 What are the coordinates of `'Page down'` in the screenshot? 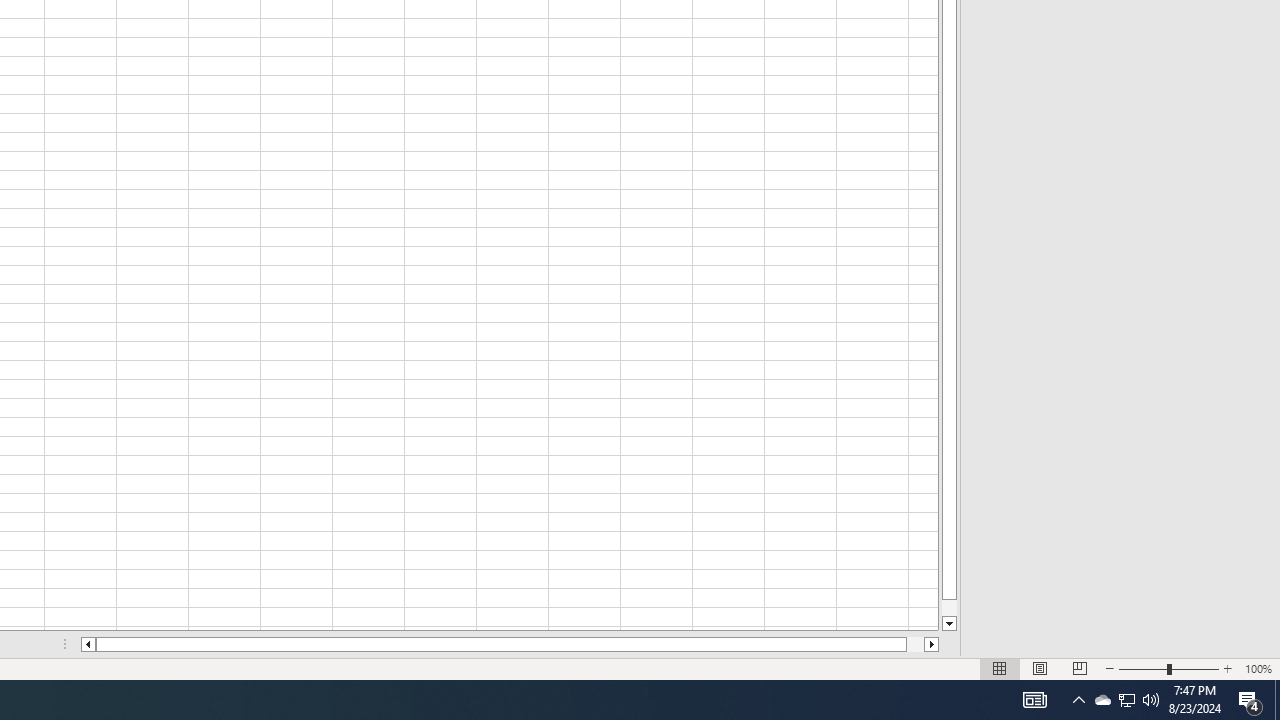 It's located at (948, 607).